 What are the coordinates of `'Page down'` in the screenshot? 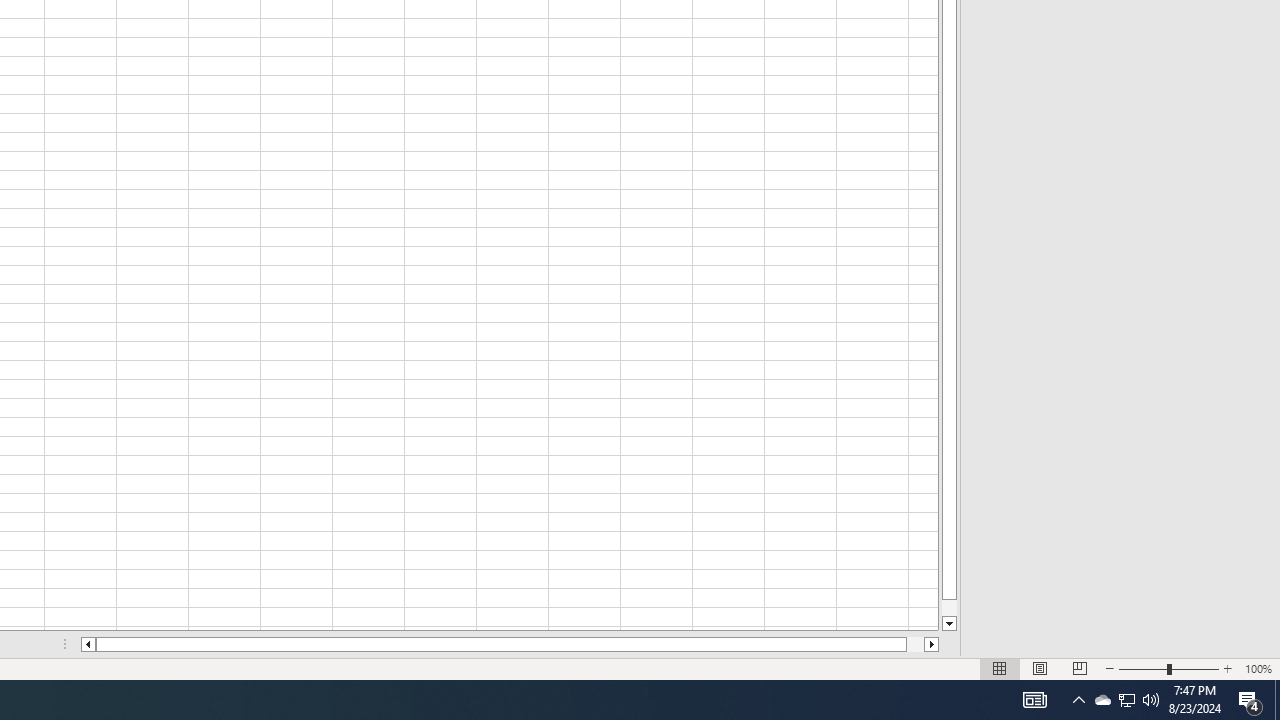 It's located at (948, 607).